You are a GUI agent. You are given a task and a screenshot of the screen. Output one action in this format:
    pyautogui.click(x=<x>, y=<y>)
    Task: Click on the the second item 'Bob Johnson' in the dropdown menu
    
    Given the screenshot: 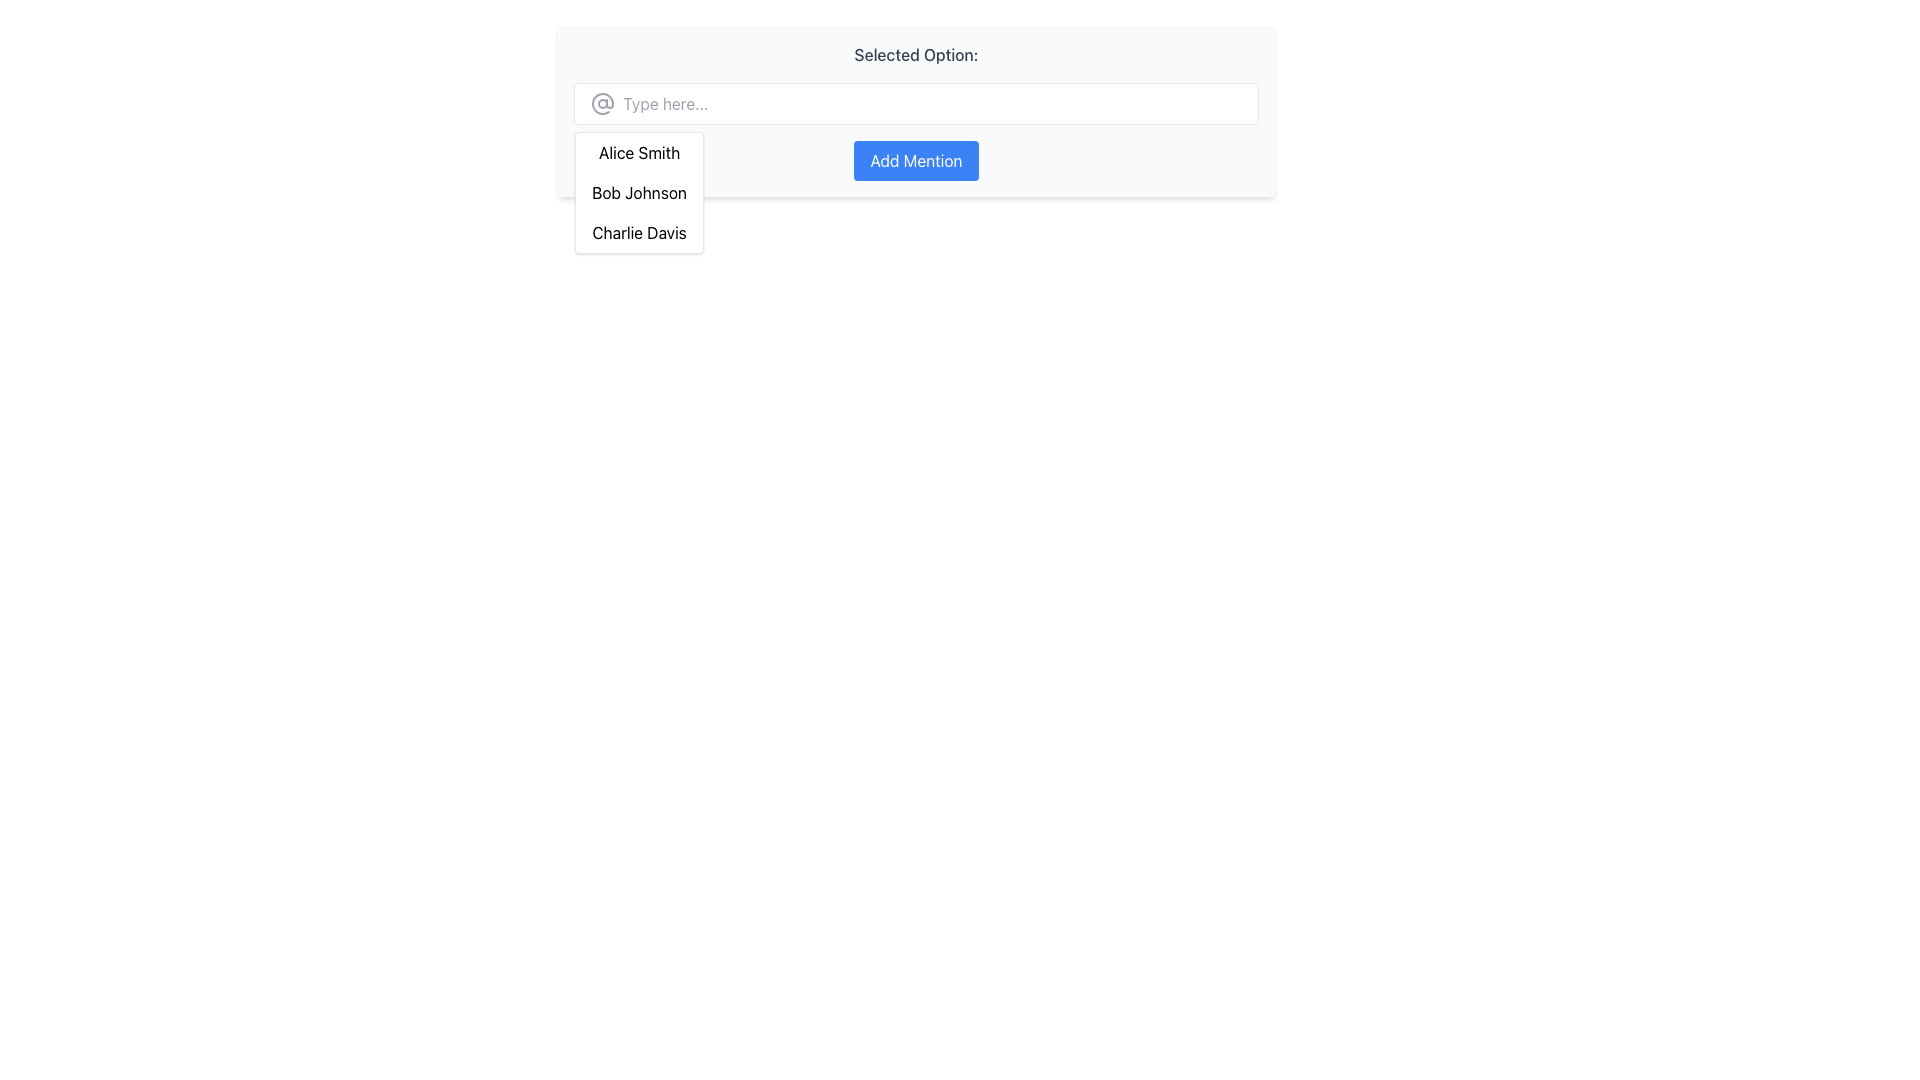 What is the action you would take?
    pyautogui.click(x=638, y=192)
    